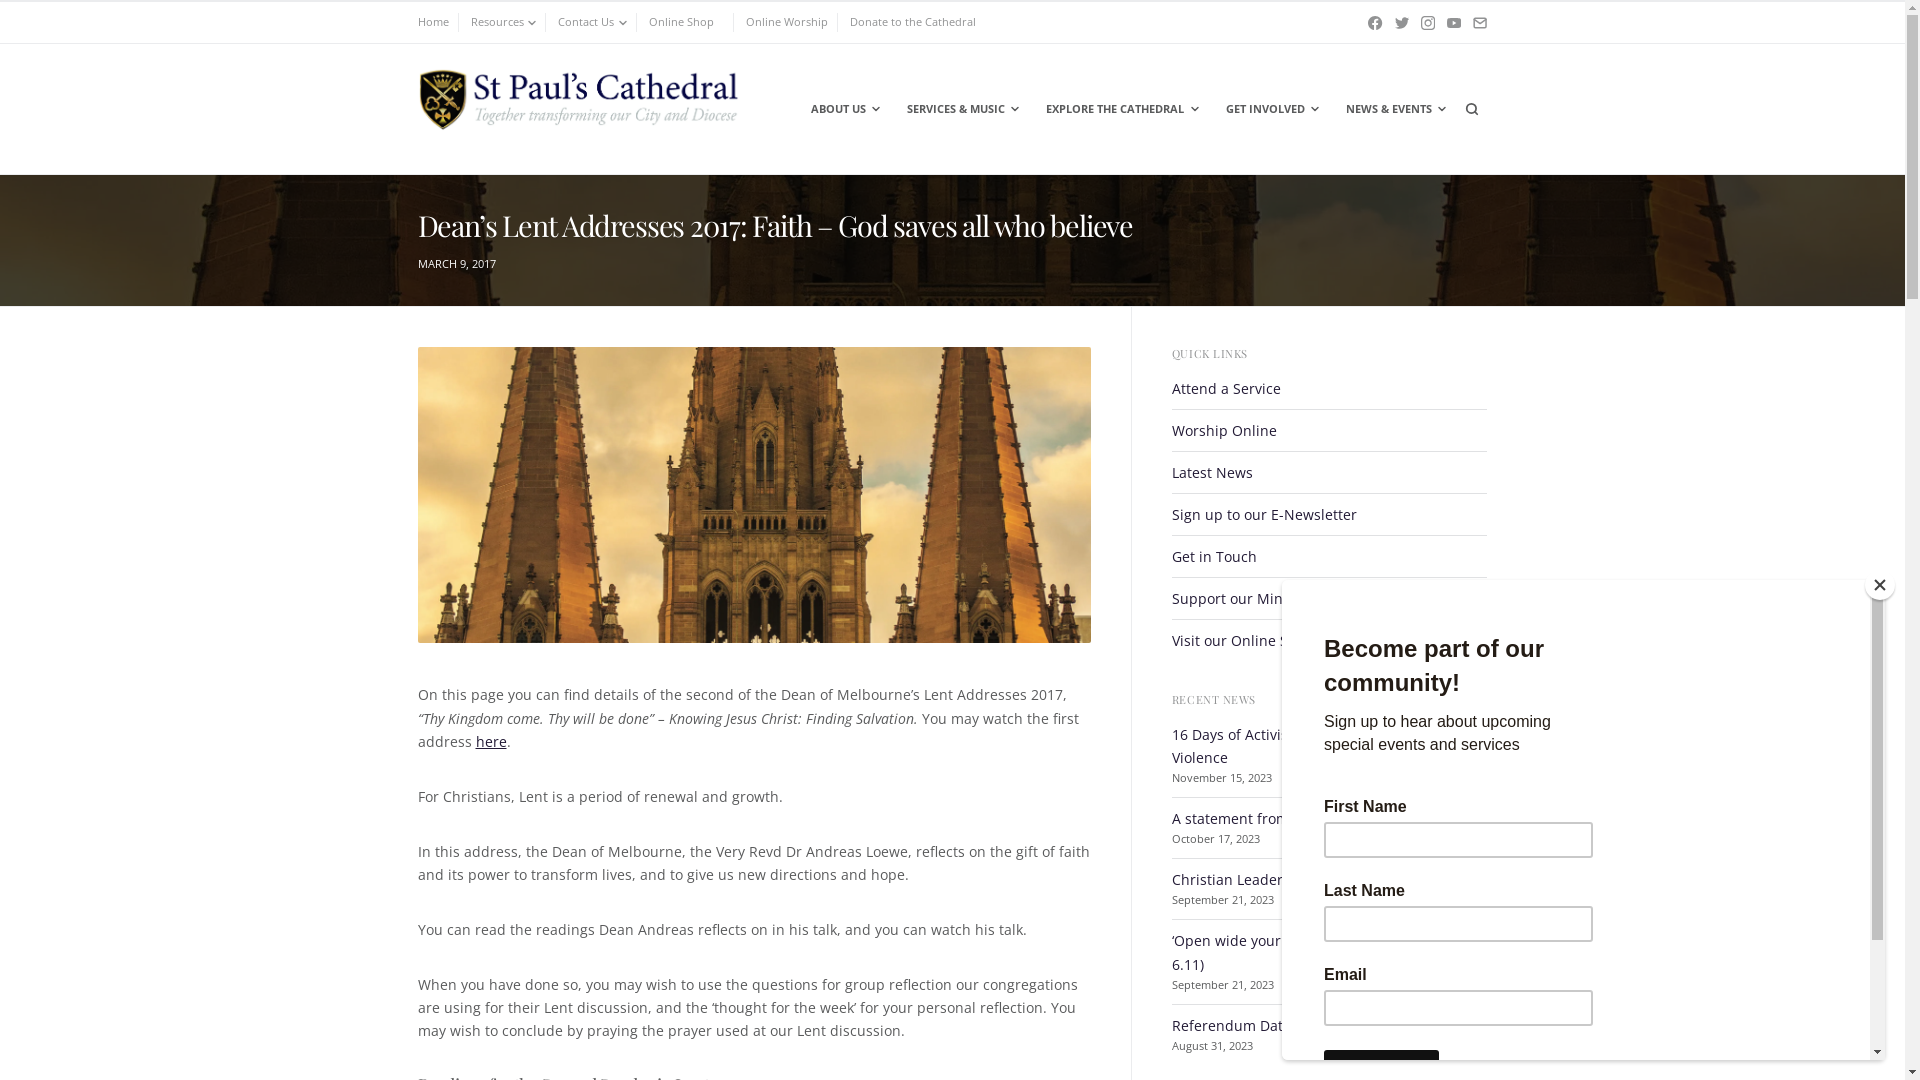 The image size is (1920, 1080). I want to click on 'GET INVOLVED', so click(1270, 108).